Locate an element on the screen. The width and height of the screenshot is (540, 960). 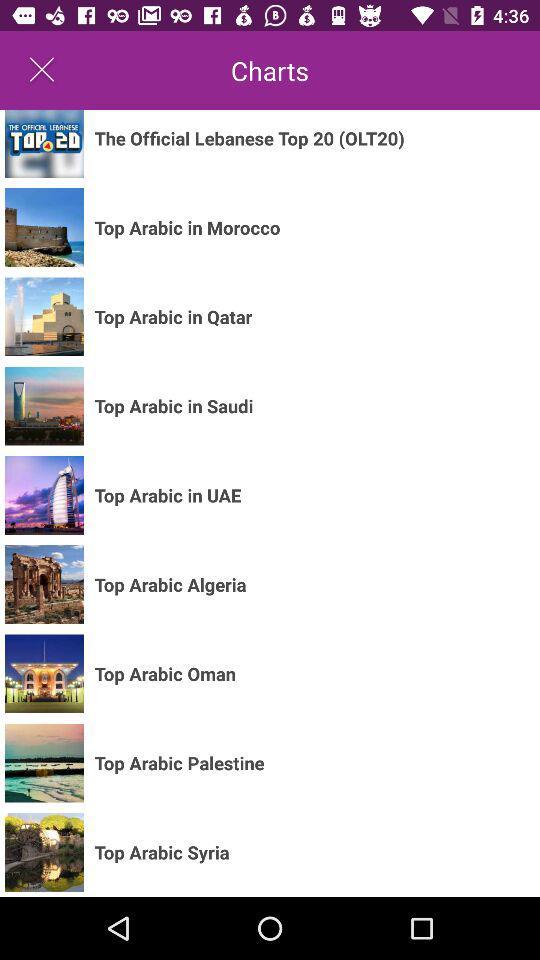
exit is located at coordinates (42, 70).